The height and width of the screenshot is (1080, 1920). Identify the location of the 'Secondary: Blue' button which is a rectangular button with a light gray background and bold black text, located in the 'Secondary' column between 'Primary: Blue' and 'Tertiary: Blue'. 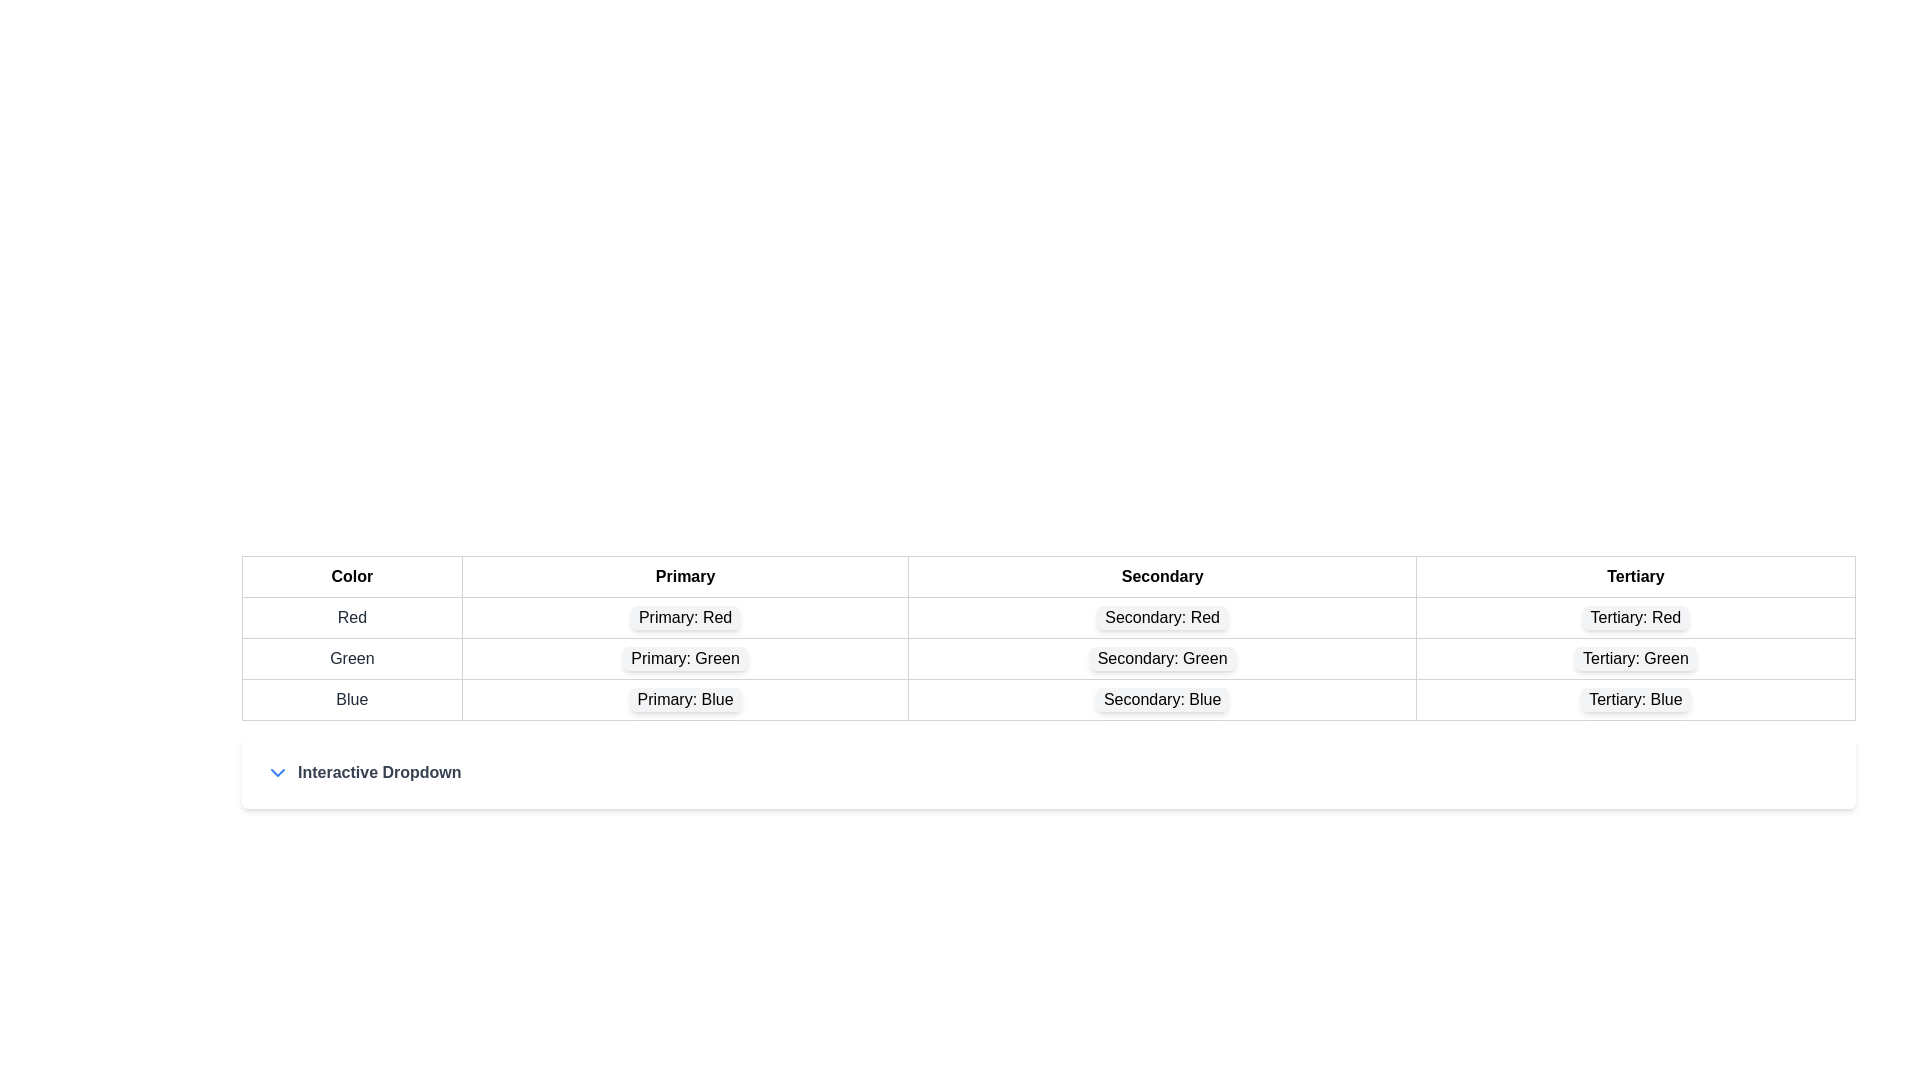
(1162, 698).